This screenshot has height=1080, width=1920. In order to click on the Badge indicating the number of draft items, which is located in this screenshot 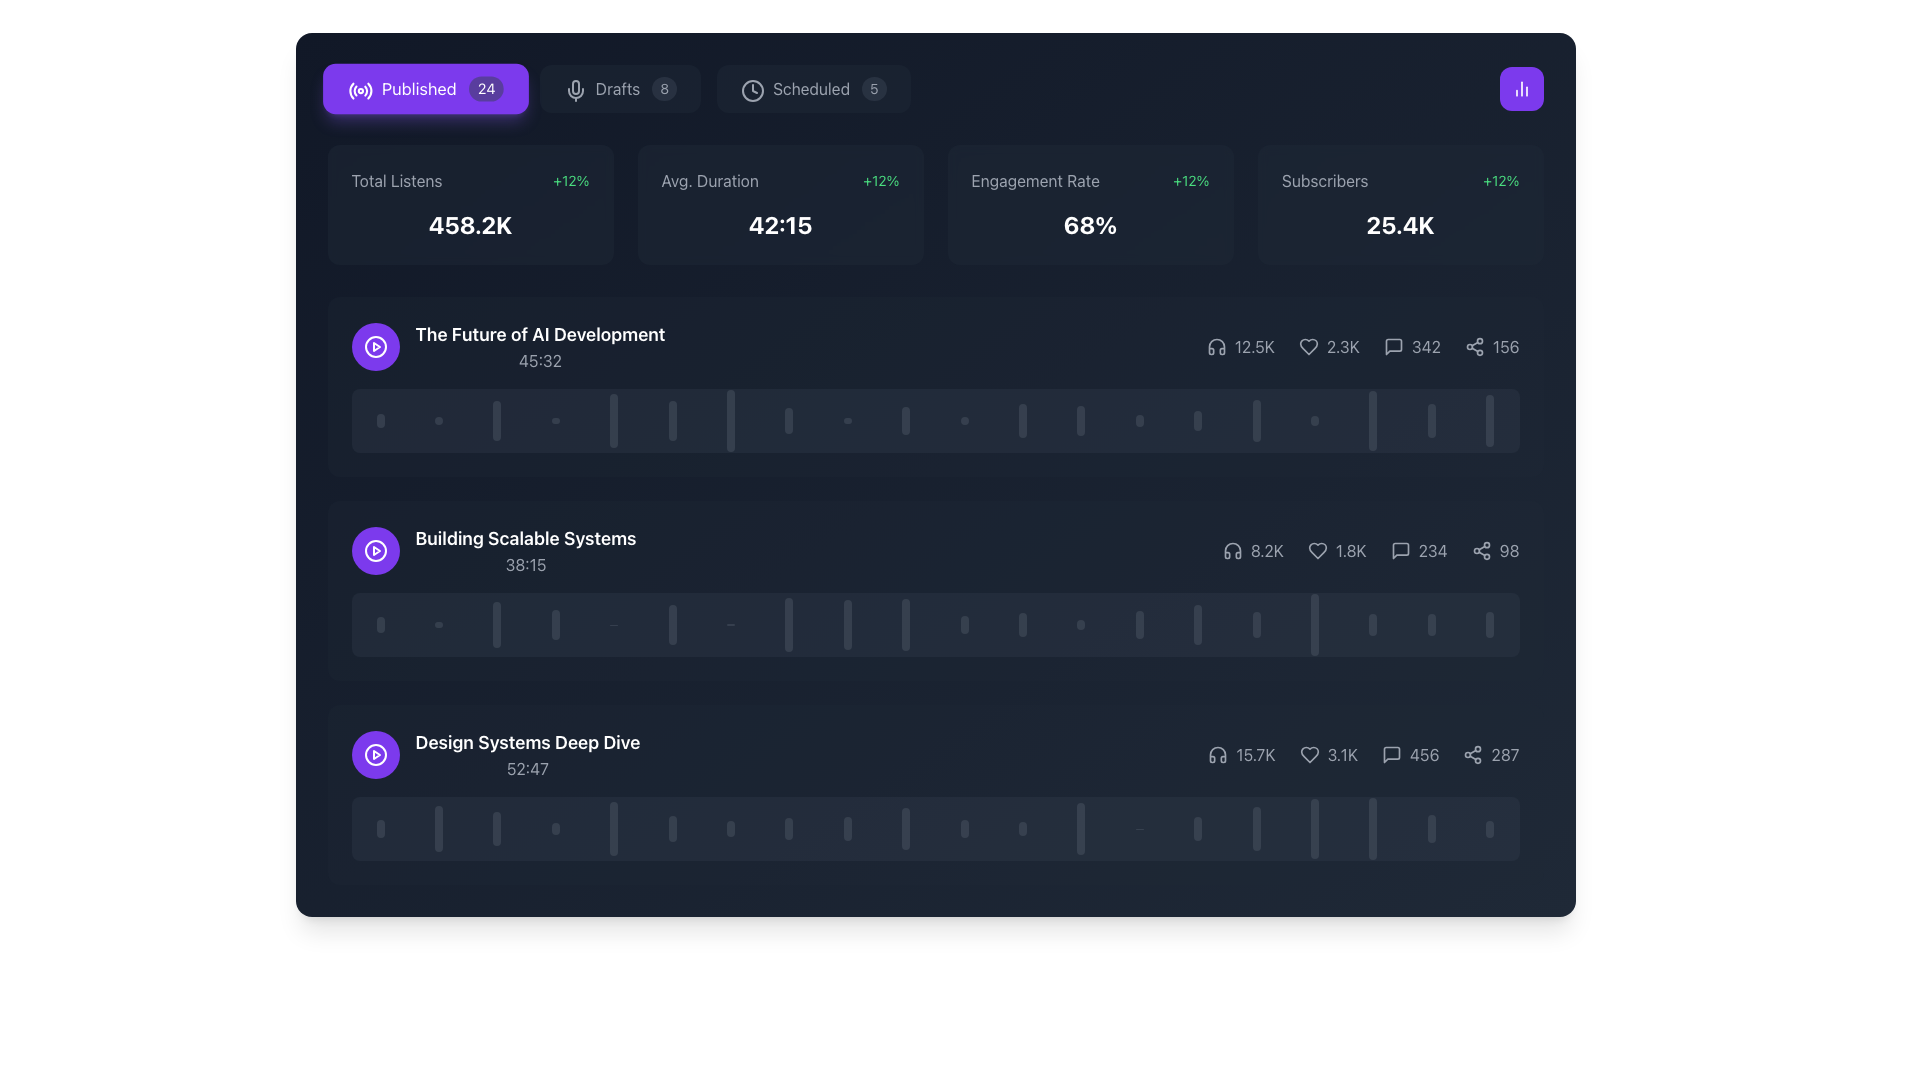, I will do `click(664, 87)`.